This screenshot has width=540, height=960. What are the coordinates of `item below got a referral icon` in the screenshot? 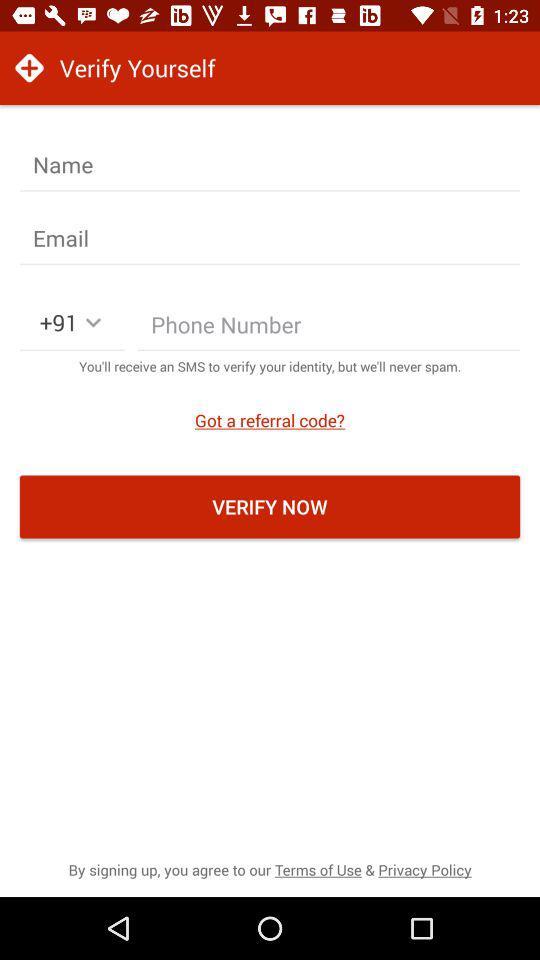 It's located at (270, 505).